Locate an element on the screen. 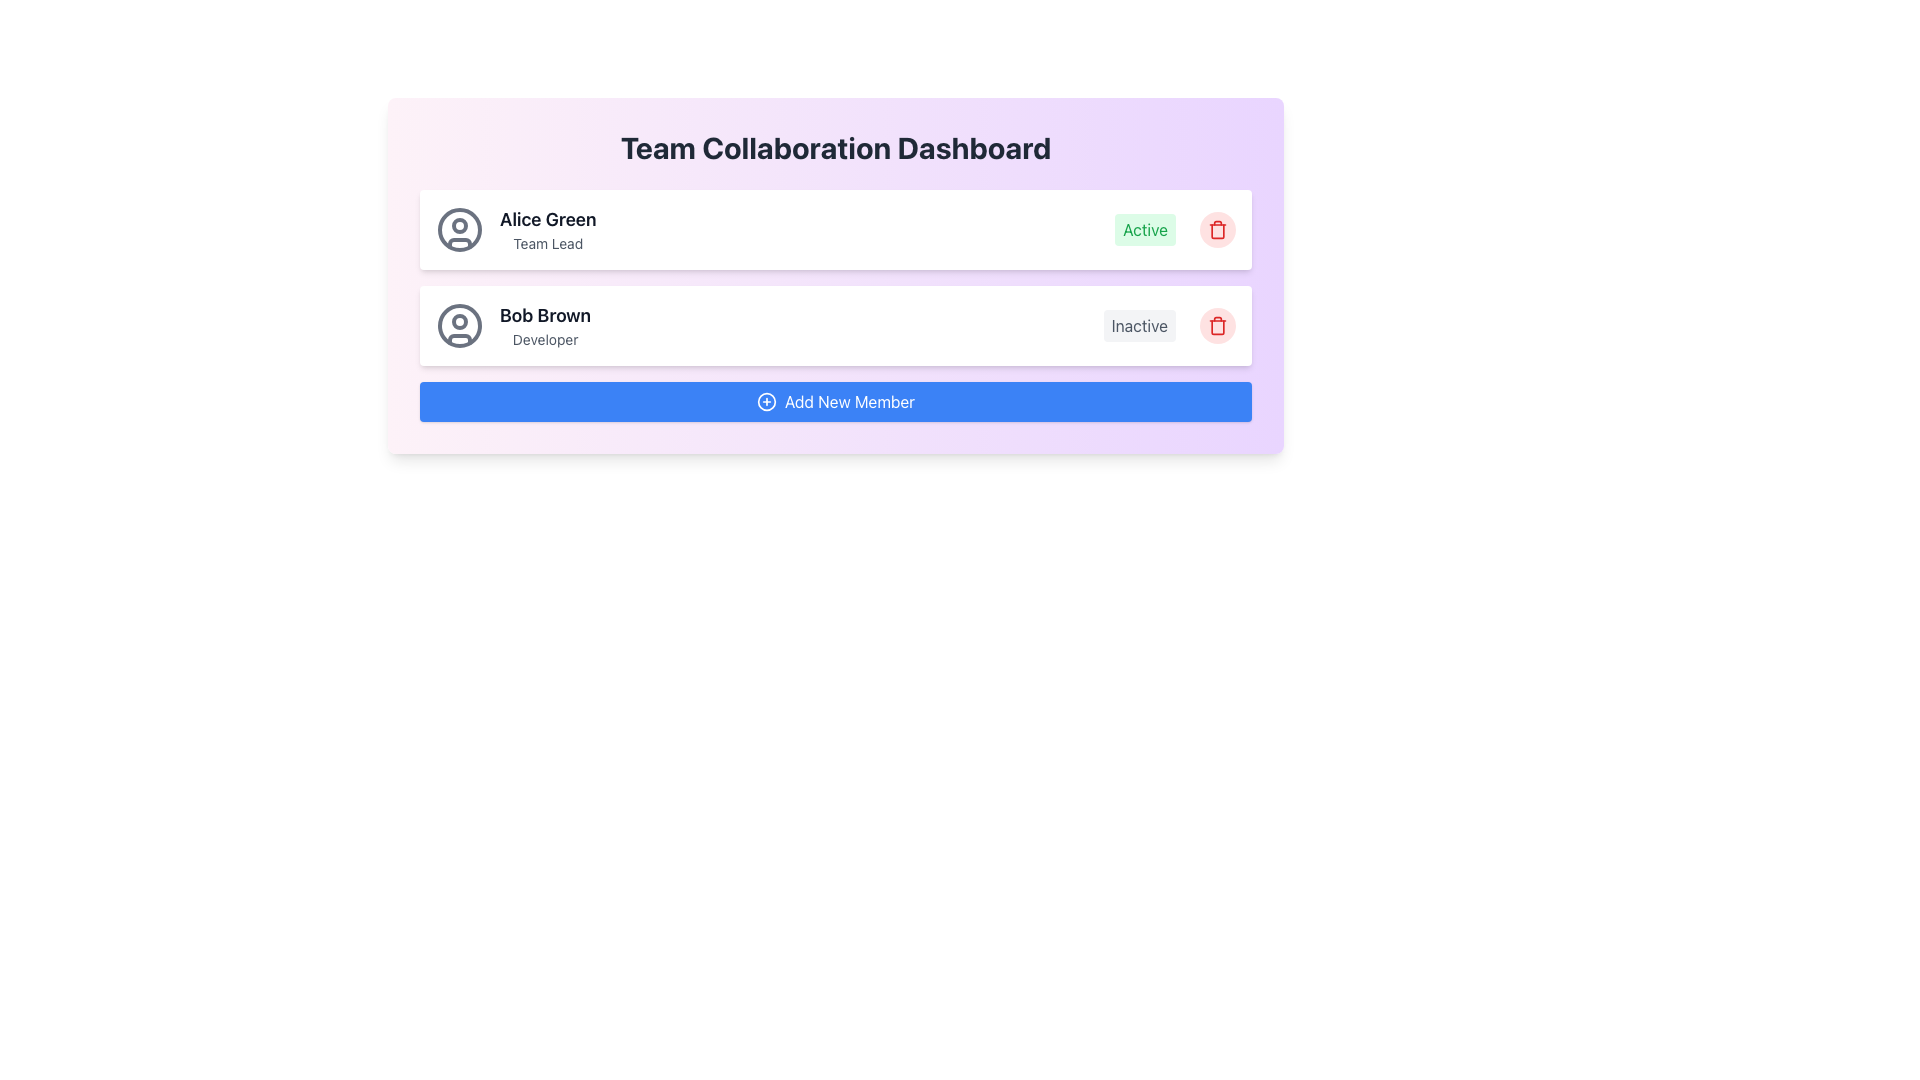  the user profile card located in the Team Collaboration Dashboard, which is the second card in the list below Alice Green is located at coordinates (835, 325).